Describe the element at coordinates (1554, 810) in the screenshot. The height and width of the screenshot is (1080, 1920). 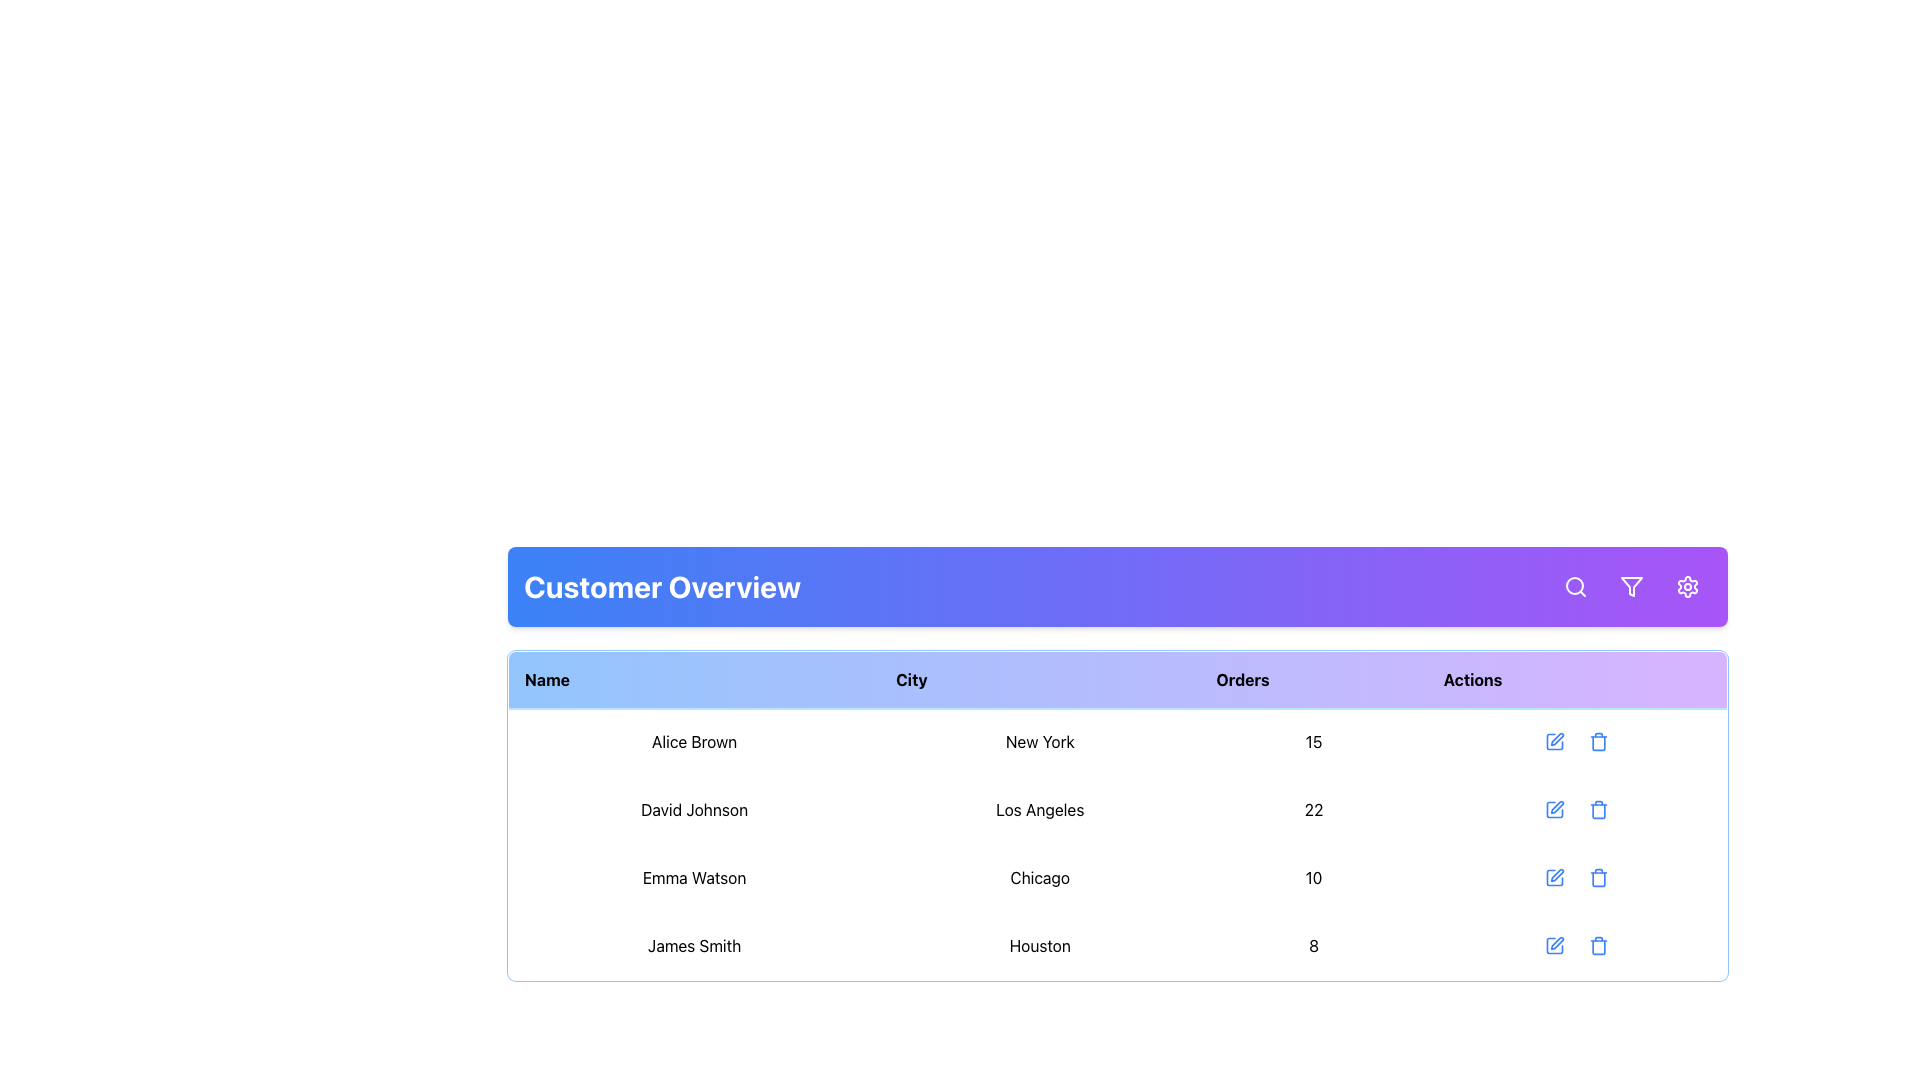
I see `the circular button with a blue pen glyph in the 'Actions' column of the row representing user 'David Johnson' to initiate editing` at that location.